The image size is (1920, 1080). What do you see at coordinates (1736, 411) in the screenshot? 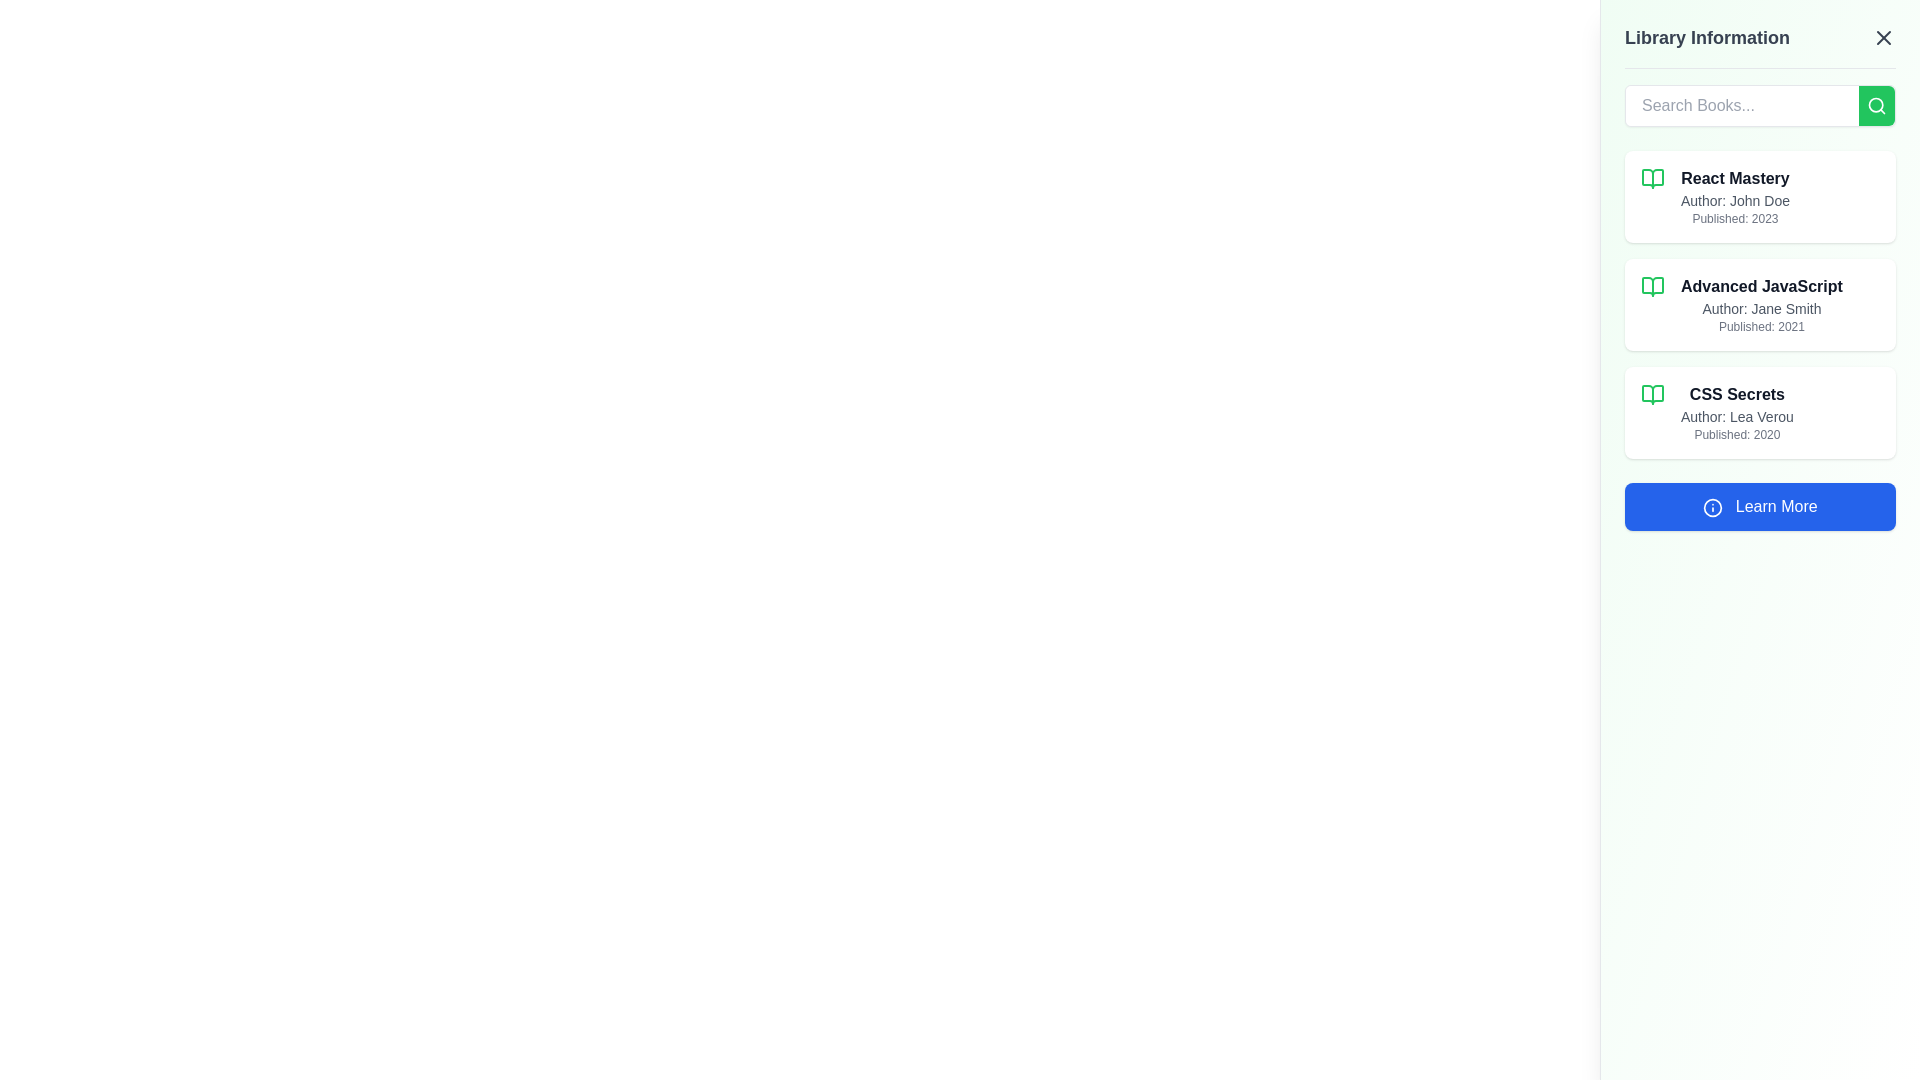
I see `the third entry in the 'Library Information' panel, which is an Informational block containing a bolded title, author's name, and publication year` at bounding box center [1736, 411].